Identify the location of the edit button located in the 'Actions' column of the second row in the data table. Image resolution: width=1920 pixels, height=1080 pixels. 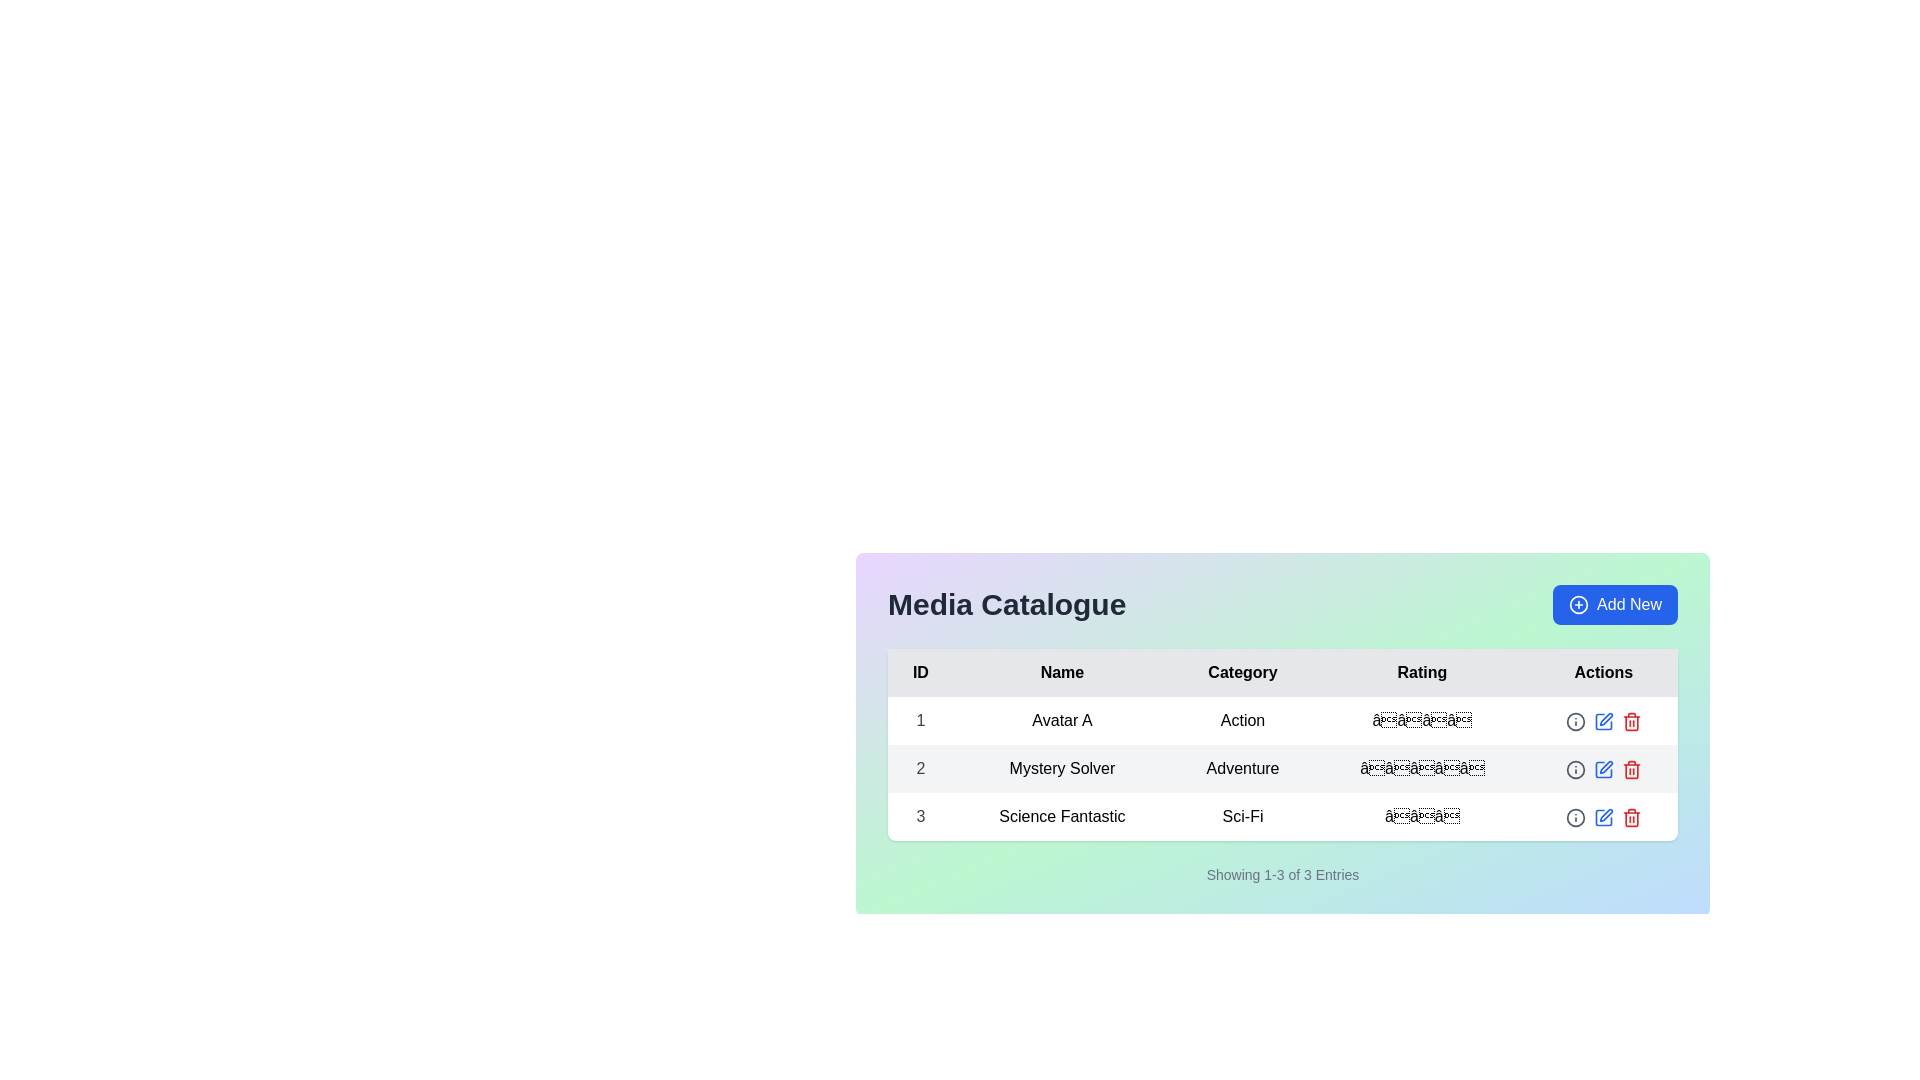
(1603, 767).